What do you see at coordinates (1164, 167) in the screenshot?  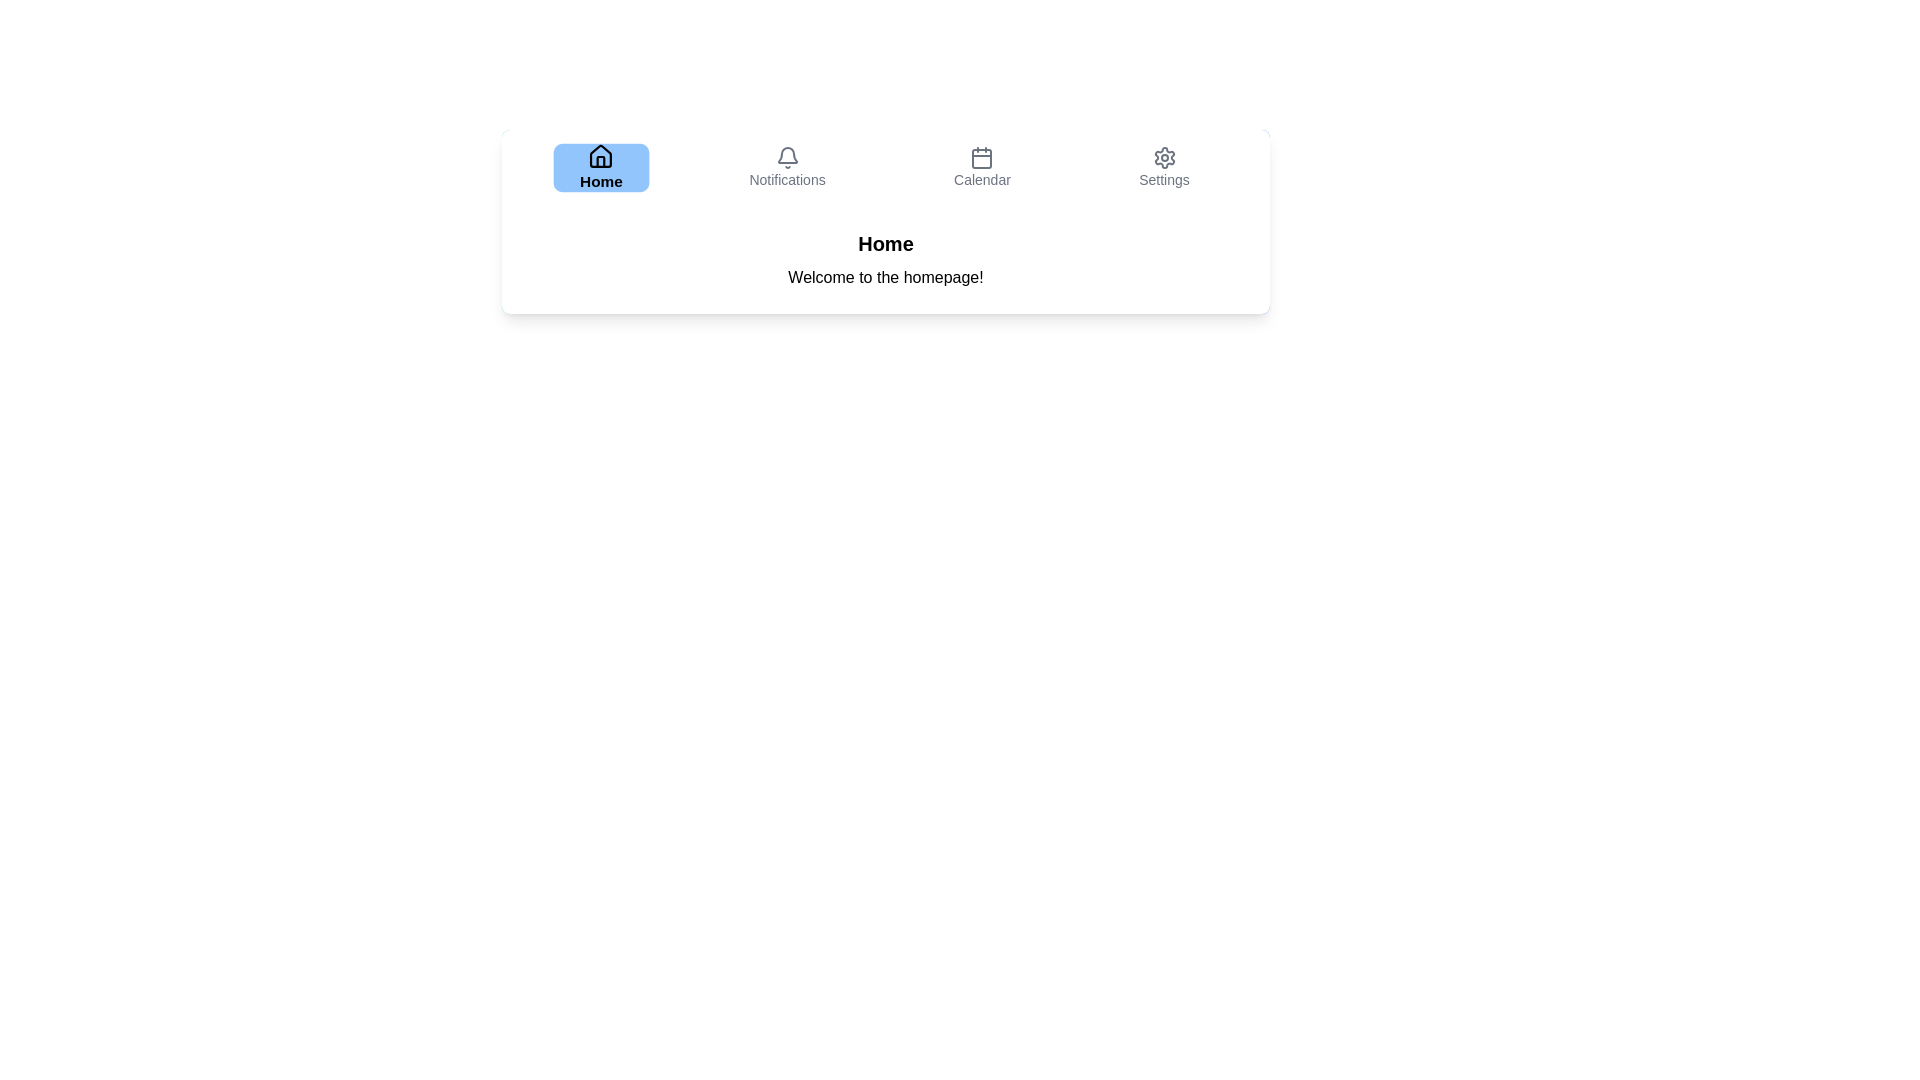 I see `the 'Settings' navigation menu item, which is represented by a cogwheel icon and the text 'Settings' in gray, located as the fourth item from the left in the navigation menu` at bounding box center [1164, 167].